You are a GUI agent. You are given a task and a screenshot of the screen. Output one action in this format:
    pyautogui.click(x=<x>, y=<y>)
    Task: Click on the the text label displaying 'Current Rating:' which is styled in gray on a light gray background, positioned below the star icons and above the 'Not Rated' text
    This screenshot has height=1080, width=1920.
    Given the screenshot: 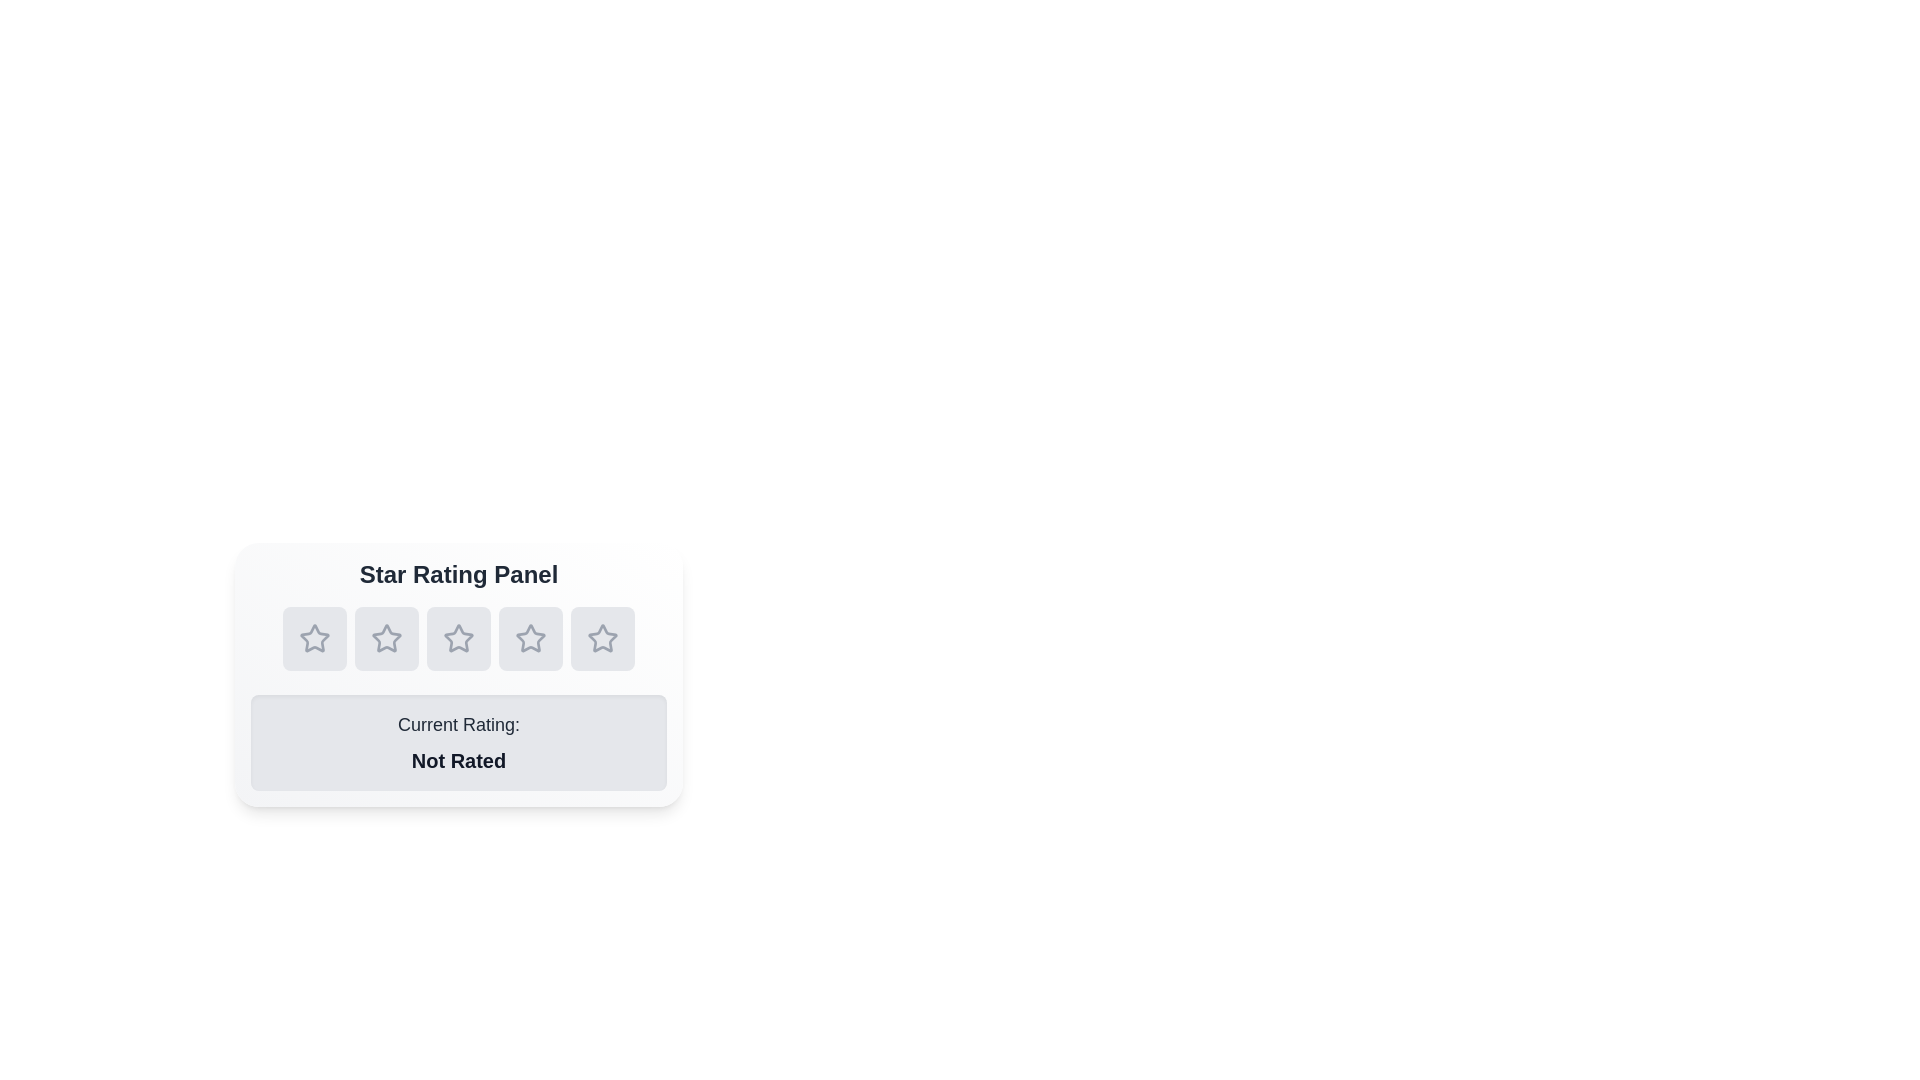 What is the action you would take?
    pyautogui.click(x=458, y=725)
    